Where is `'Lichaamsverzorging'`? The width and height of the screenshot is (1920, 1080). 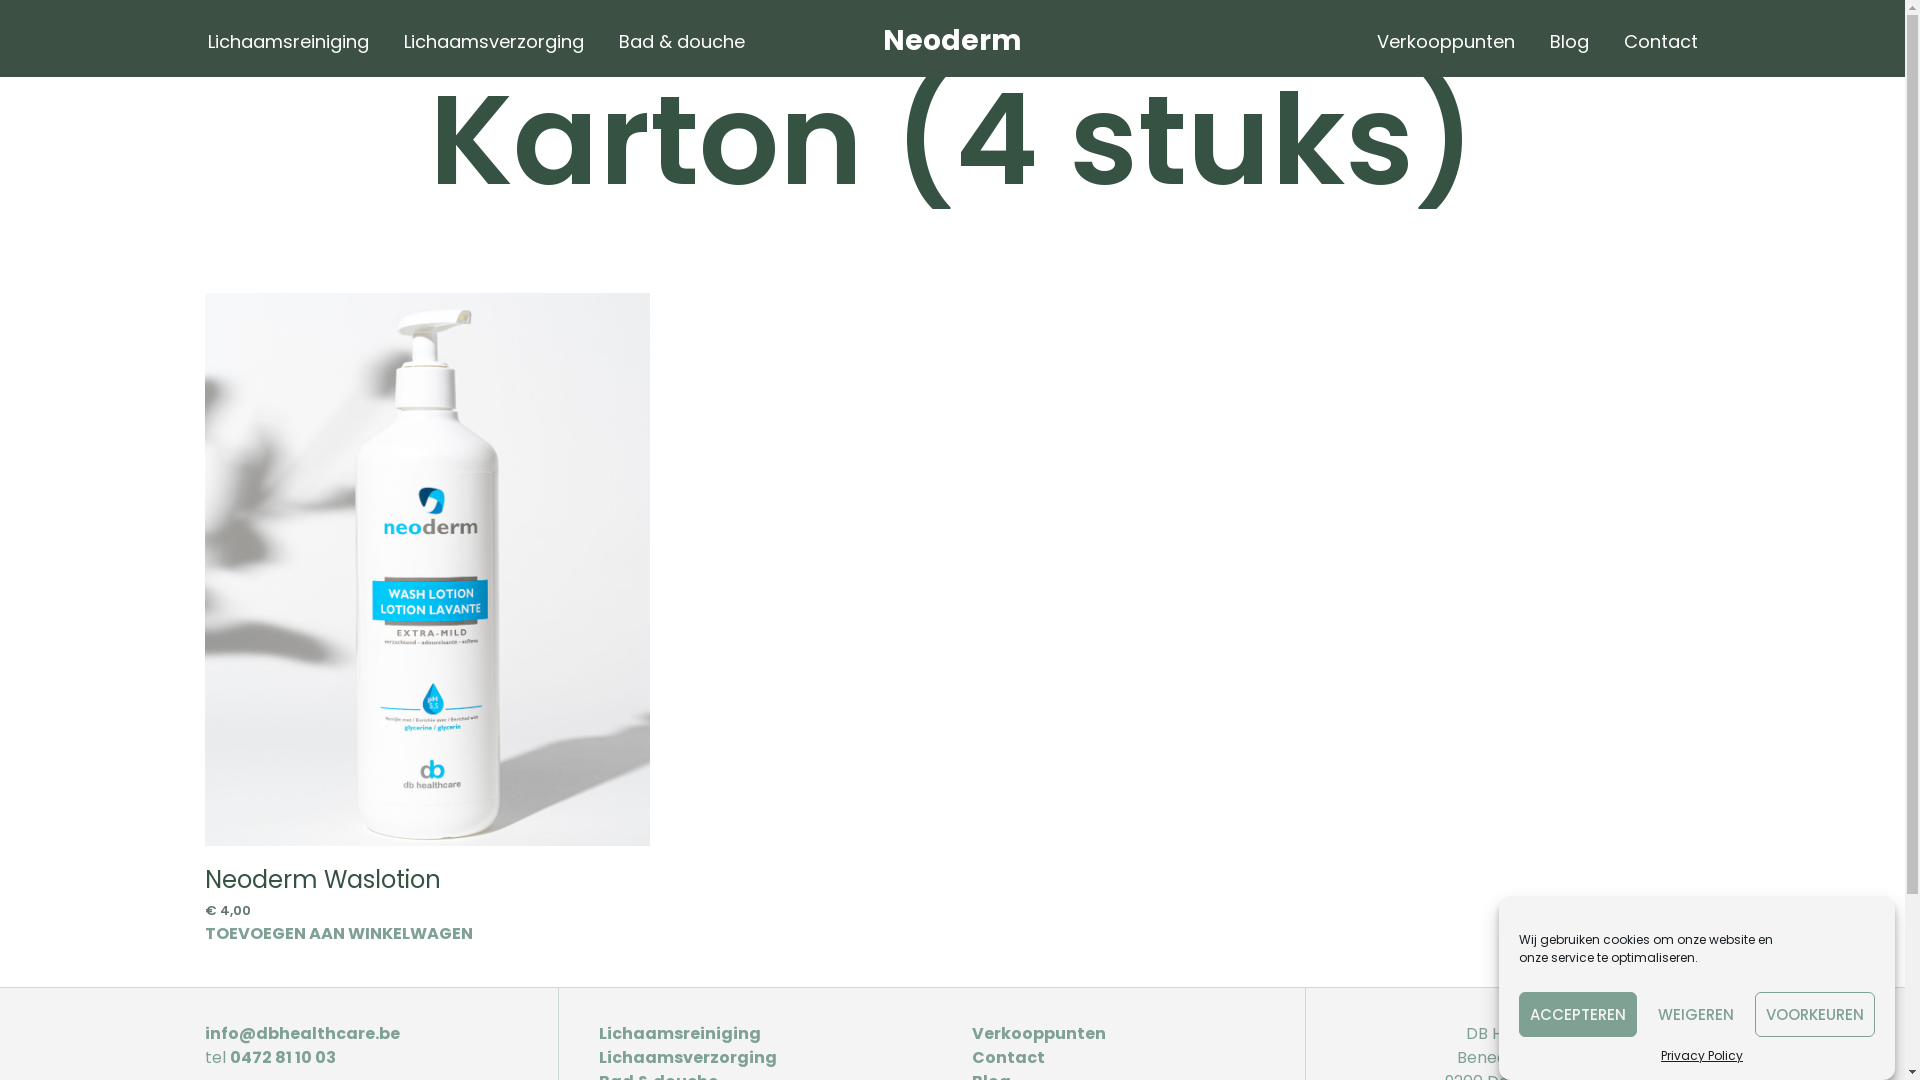 'Lichaamsverzorging' is located at coordinates (493, 41).